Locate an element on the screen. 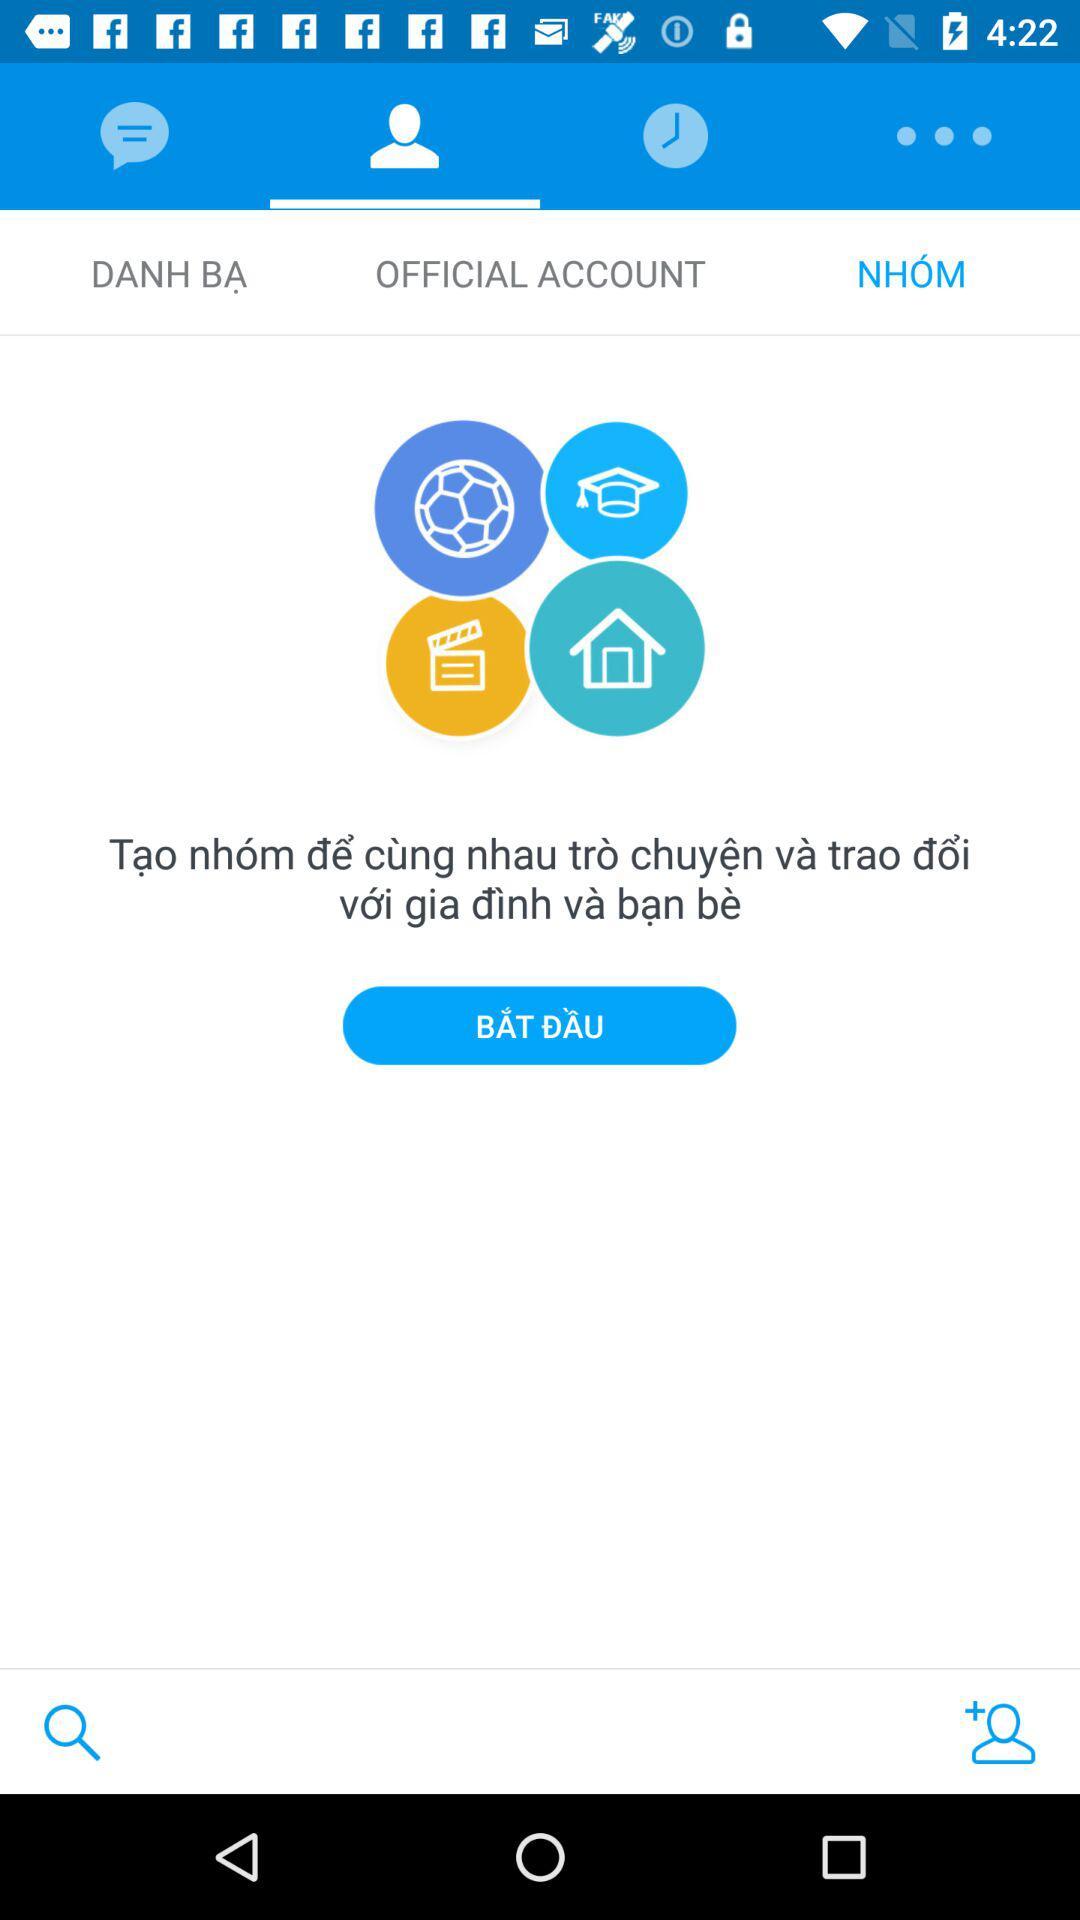  item next to the official account icon is located at coordinates (167, 272).